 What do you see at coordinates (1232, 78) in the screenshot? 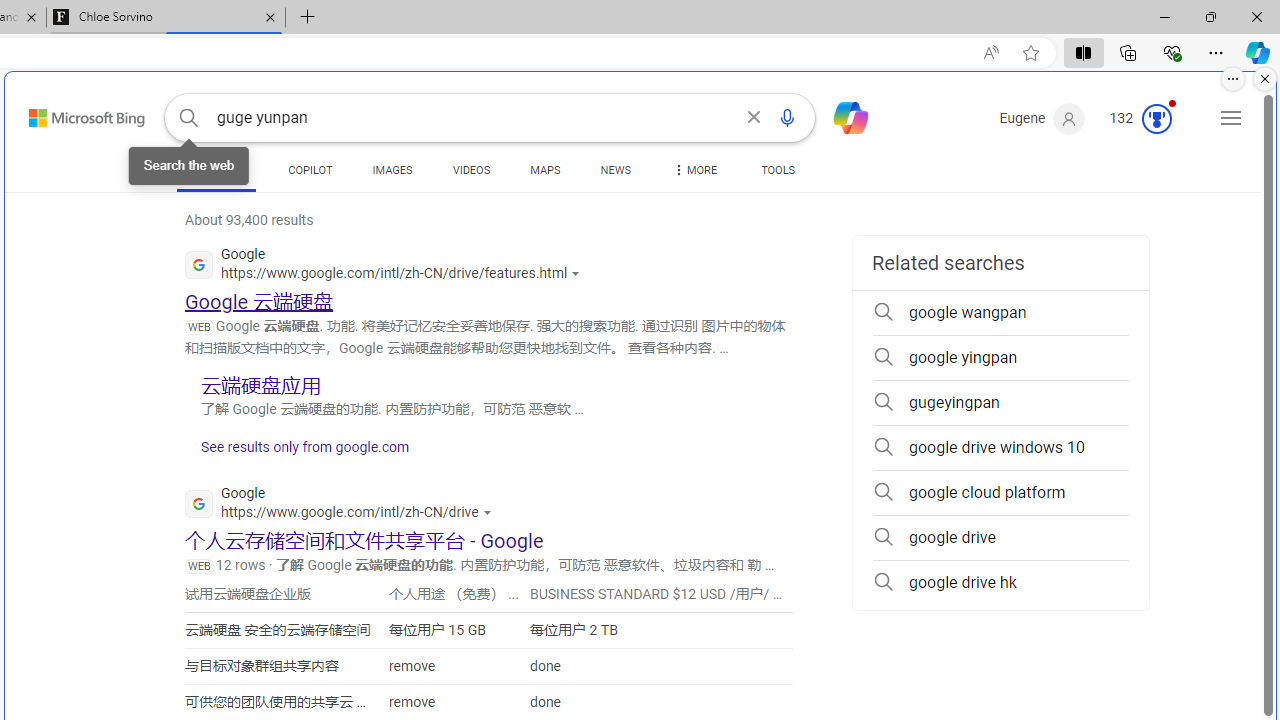
I see `'More options.'` at bounding box center [1232, 78].